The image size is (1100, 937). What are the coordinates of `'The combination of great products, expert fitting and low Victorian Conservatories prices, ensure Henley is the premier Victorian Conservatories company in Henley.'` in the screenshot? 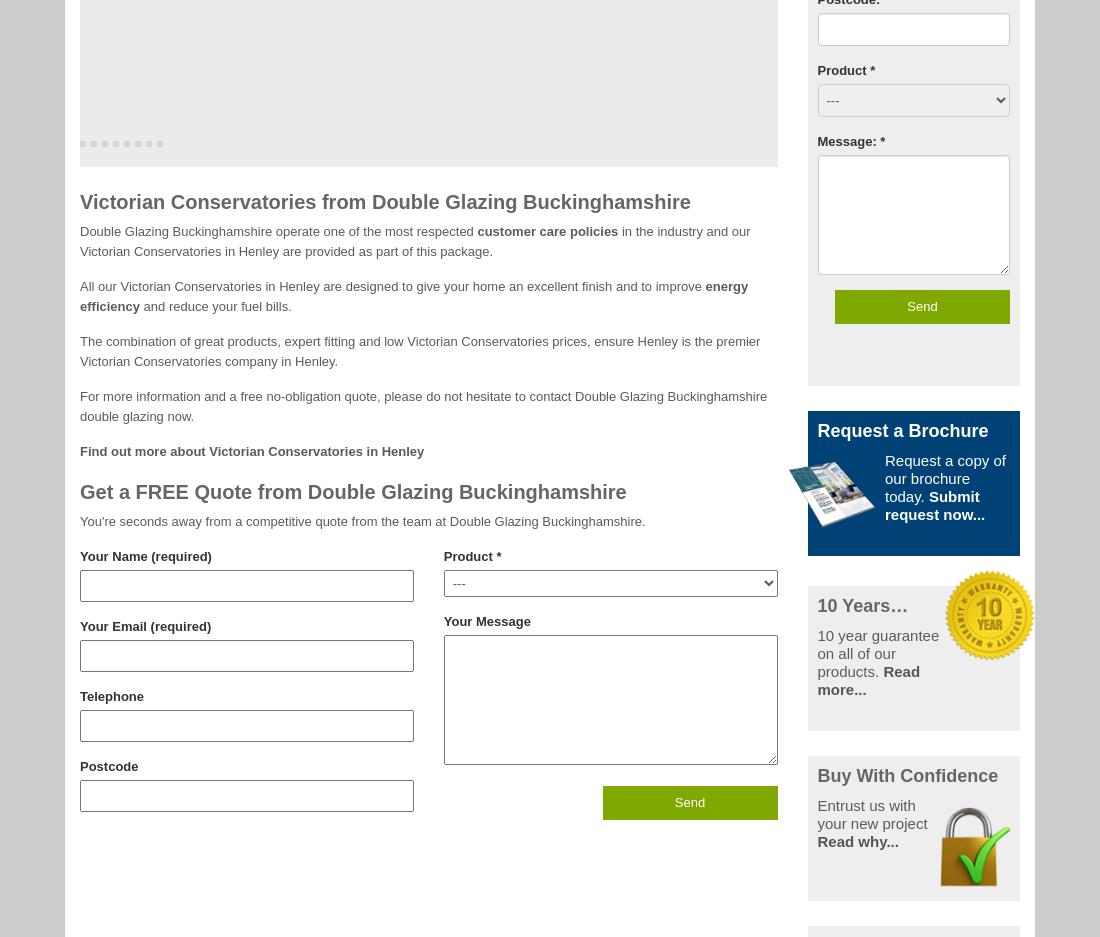 It's located at (418, 350).